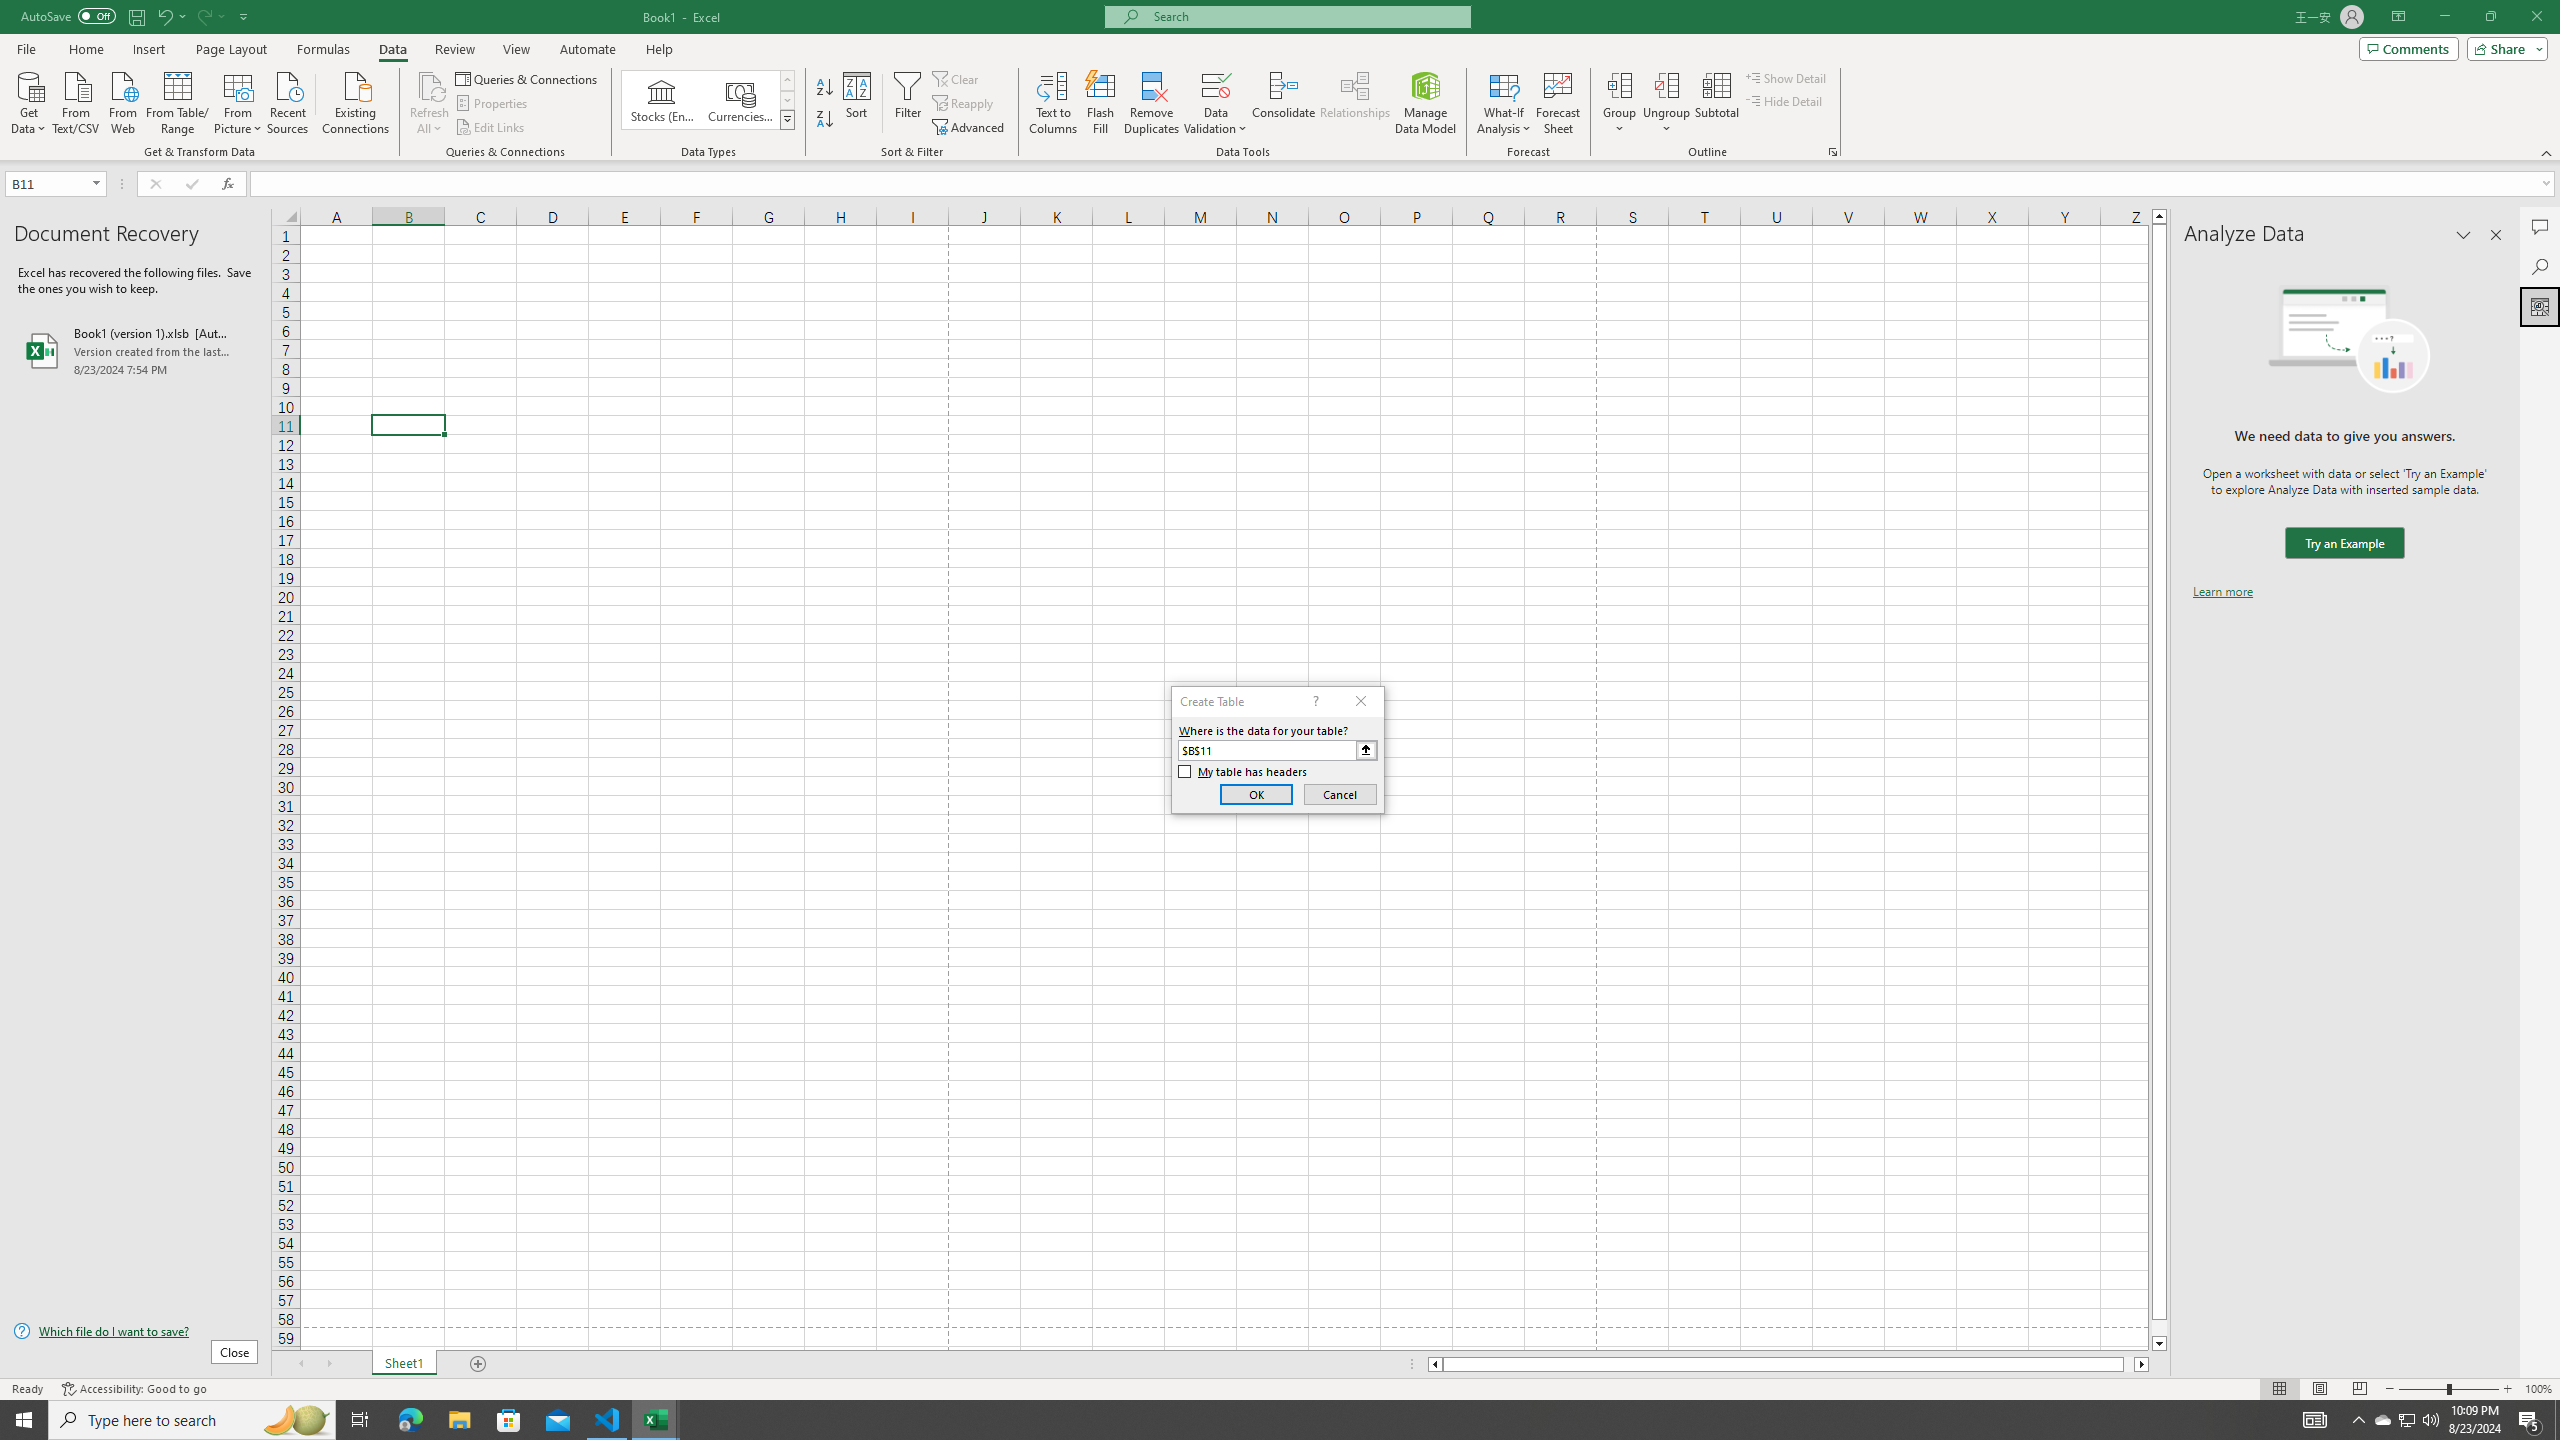 The width and height of the screenshot is (2560, 1440). Describe the element at coordinates (2222, 590) in the screenshot. I see `'Learn more'` at that location.